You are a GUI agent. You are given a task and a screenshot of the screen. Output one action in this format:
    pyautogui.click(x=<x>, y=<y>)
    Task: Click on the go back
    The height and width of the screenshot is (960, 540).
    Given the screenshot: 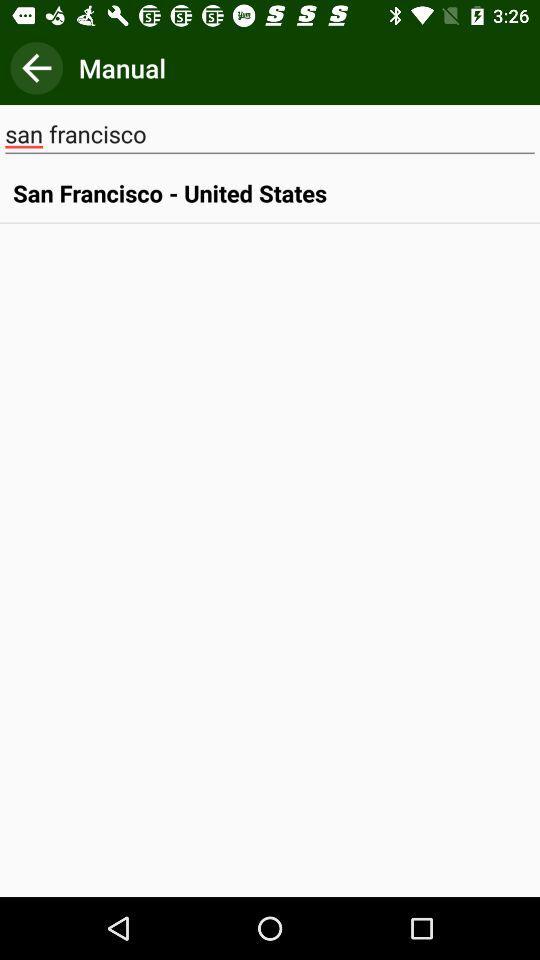 What is the action you would take?
    pyautogui.click(x=36, y=68)
    